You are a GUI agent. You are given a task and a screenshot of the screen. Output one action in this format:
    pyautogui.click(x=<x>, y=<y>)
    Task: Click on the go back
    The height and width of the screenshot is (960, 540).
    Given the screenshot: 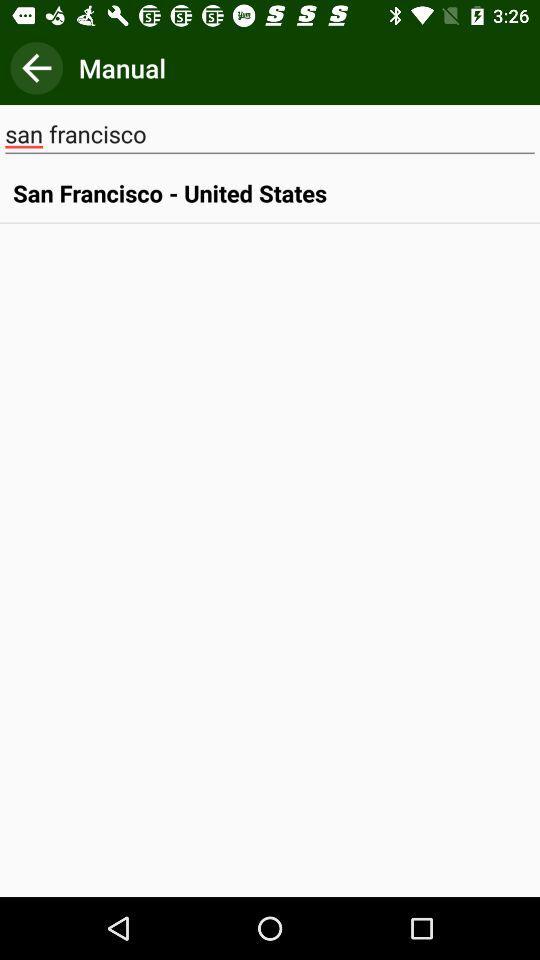 What is the action you would take?
    pyautogui.click(x=36, y=68)
    